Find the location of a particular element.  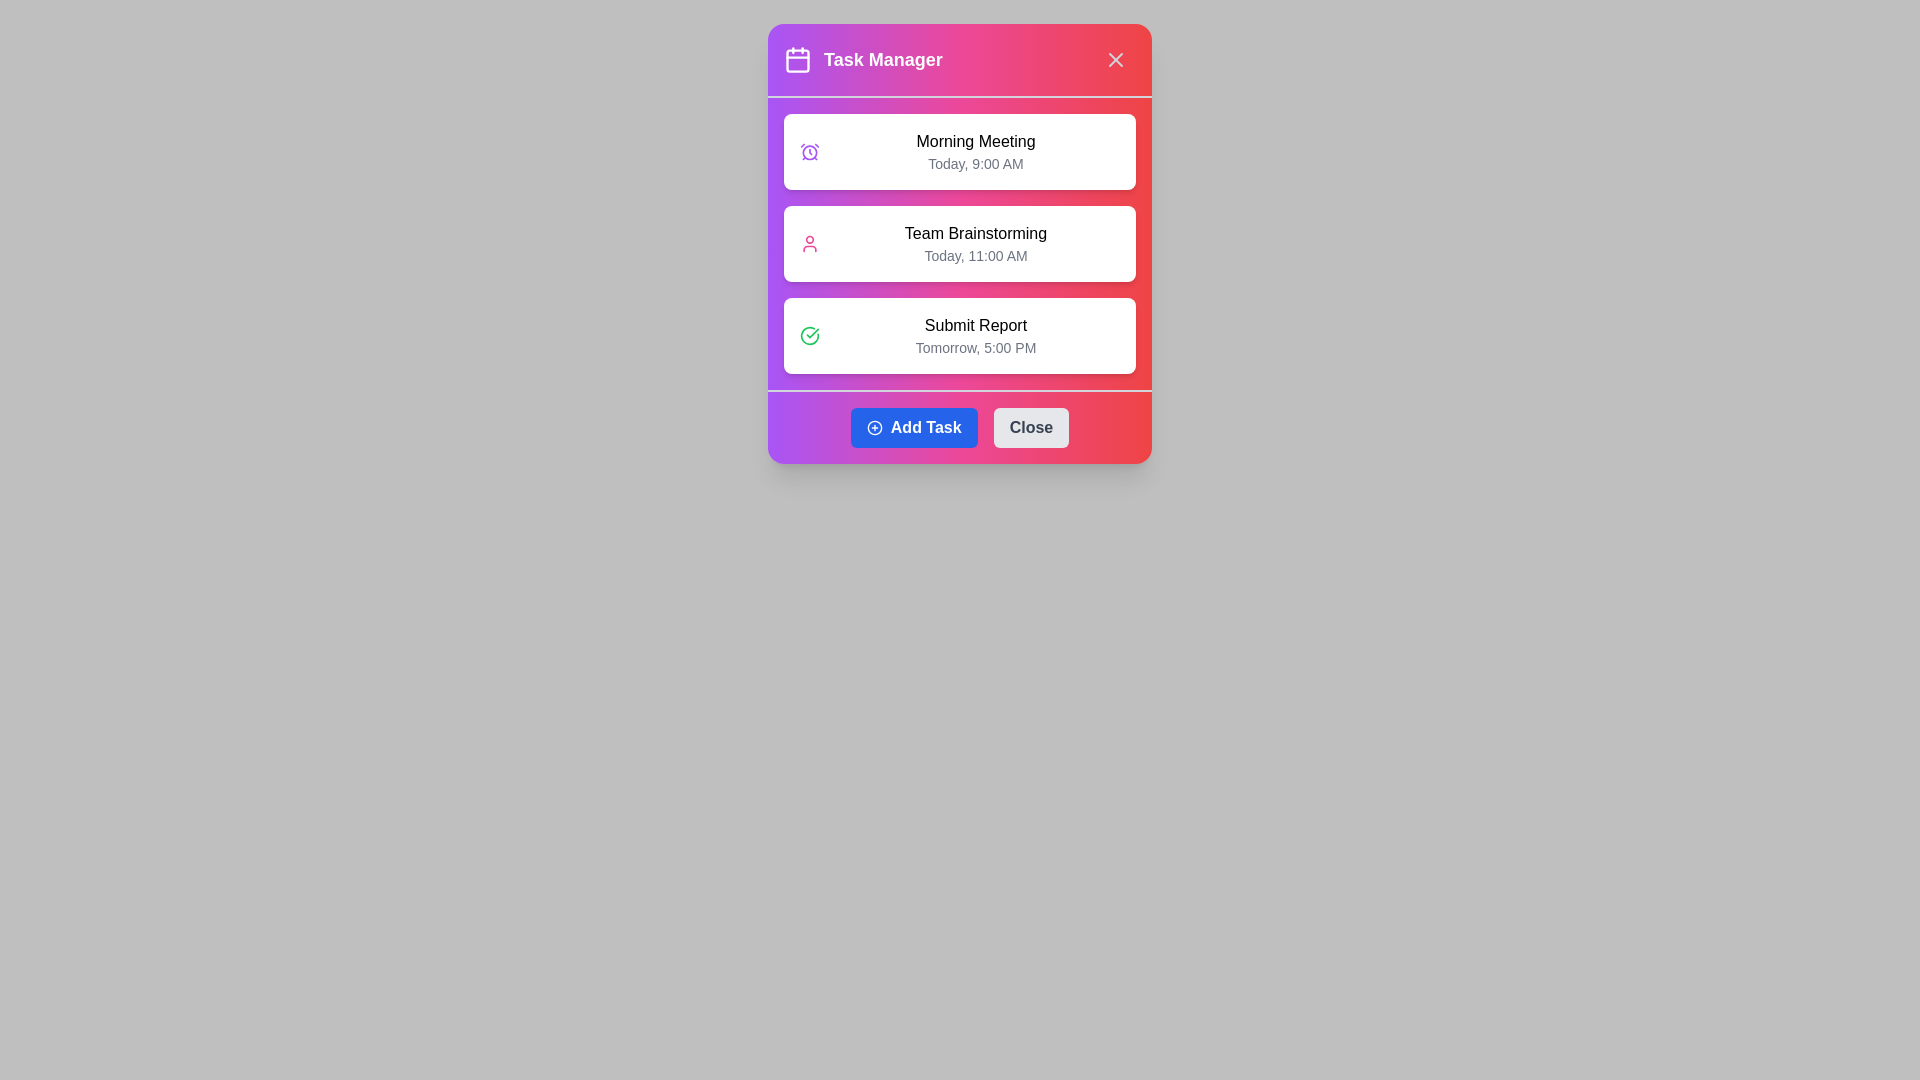

the text label that reads 'Tomorrow, 5:00 PM', which is located at the bottom of the 'Submit Report' section, directly beneath the title text 'Submit Report' is located at coordinates (975, 346).